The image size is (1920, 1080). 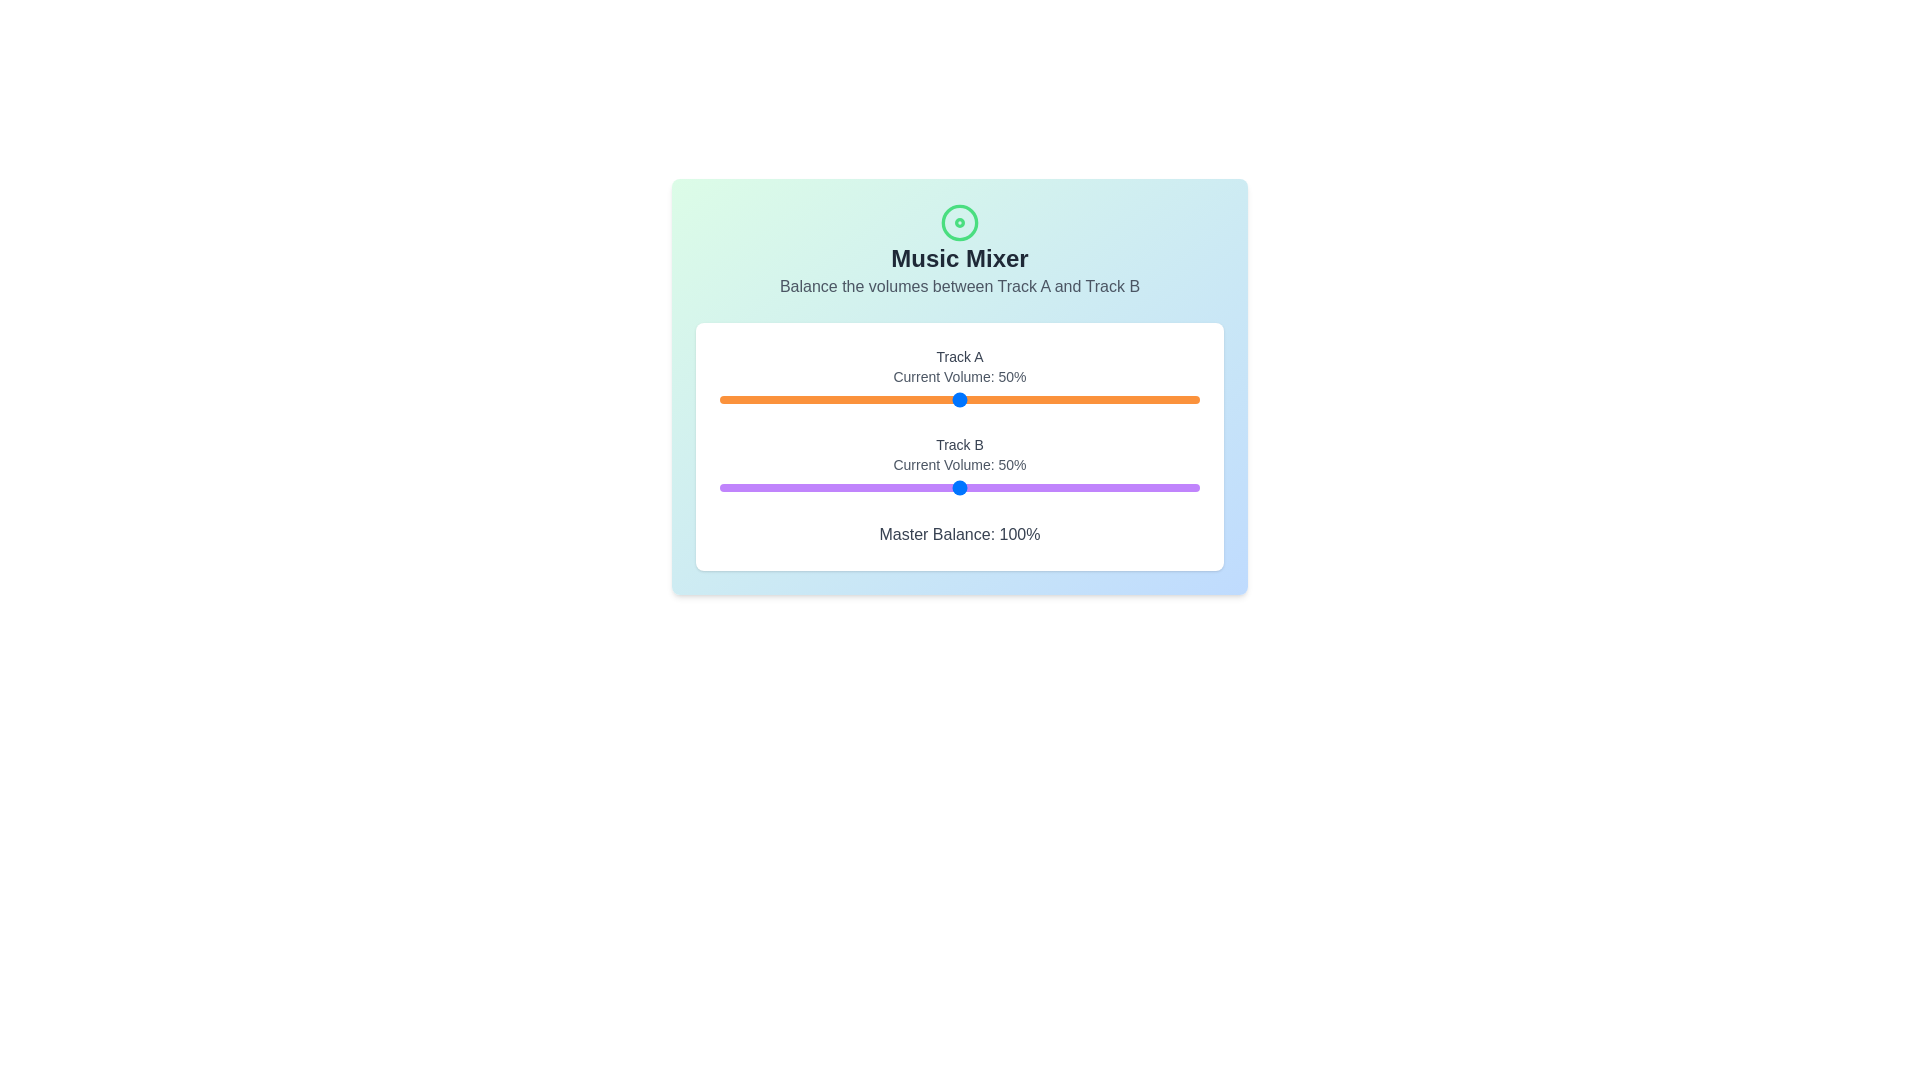 What do you see at coordinates (864, 400) in the screenshot?
I see `the volume for Track A to 30% by interacting with the slider` at bounding box center [864, 400].